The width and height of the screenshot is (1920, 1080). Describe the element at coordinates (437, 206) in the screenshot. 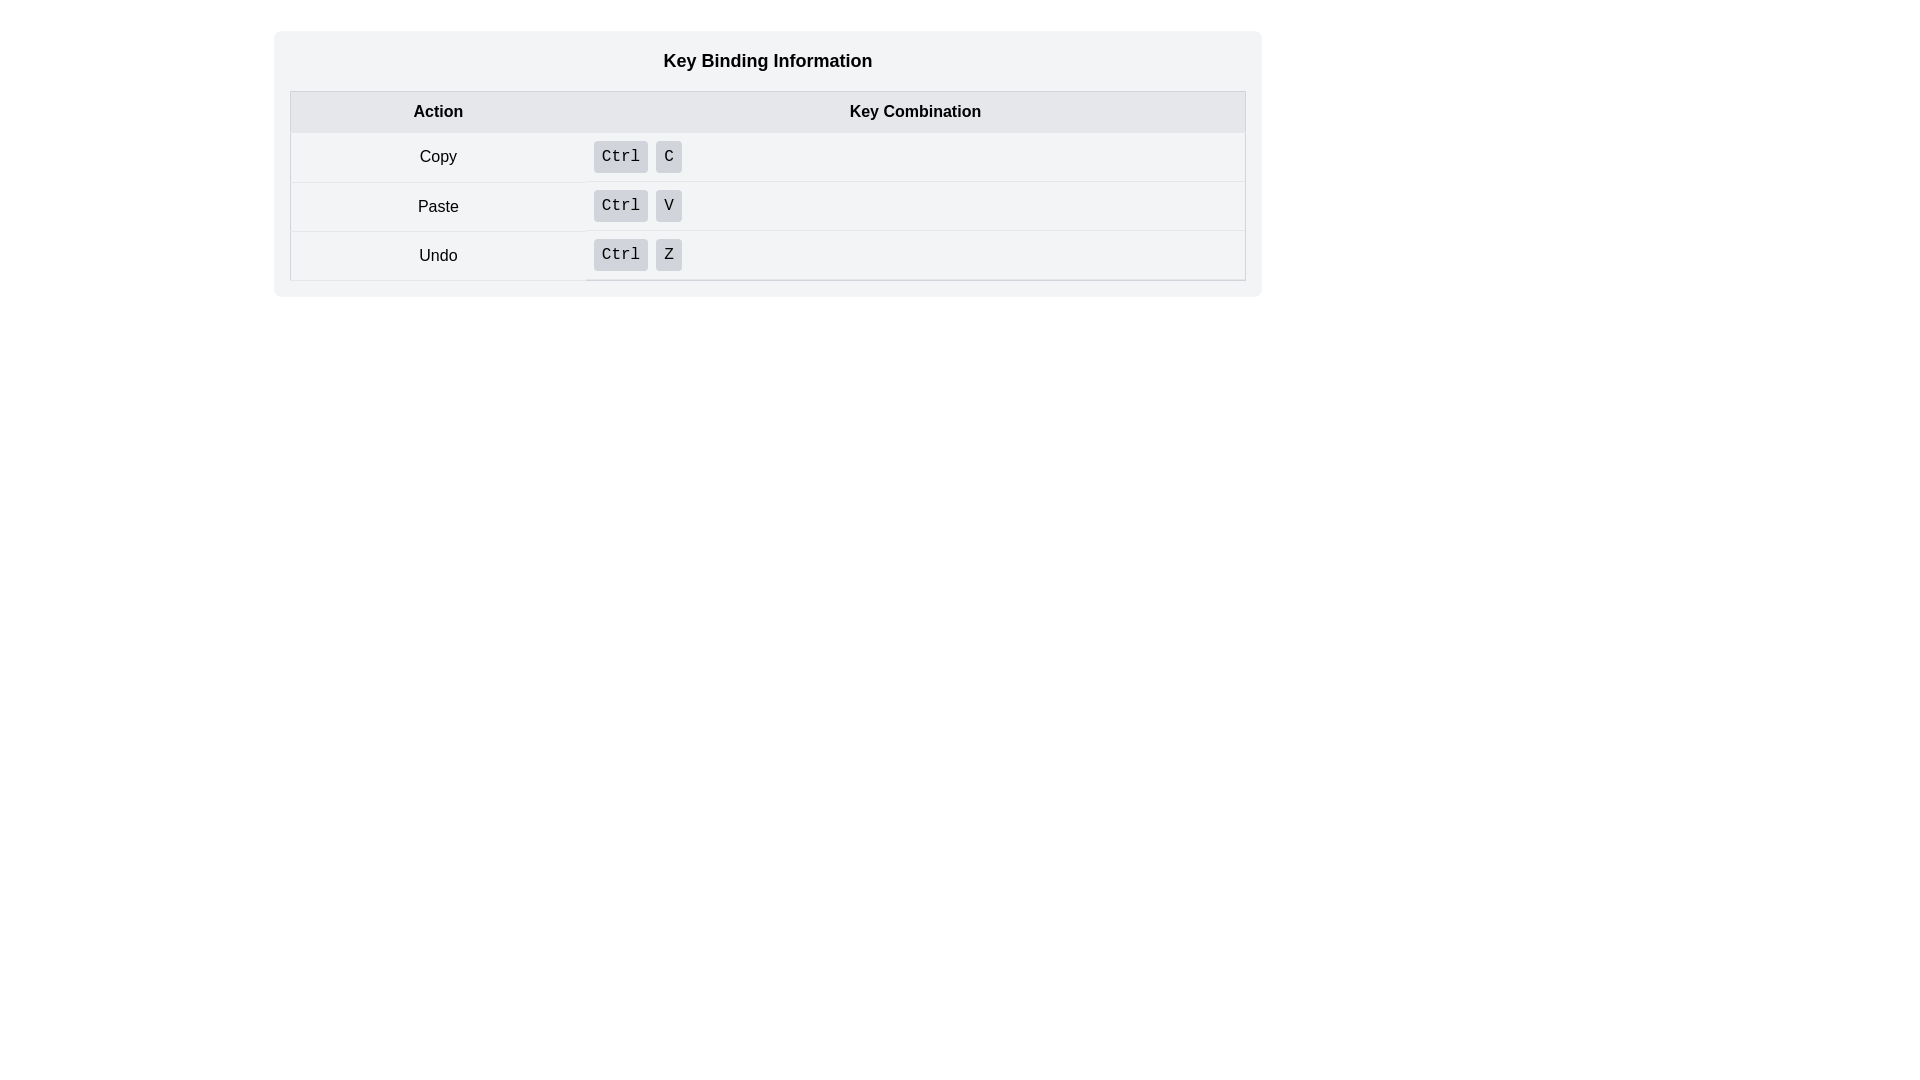

I see `the 'Paste' label, which is a plain text label in a table under the 'Action' column, positioned in the second row below 'Copy' and above 'Undo'` at that location.